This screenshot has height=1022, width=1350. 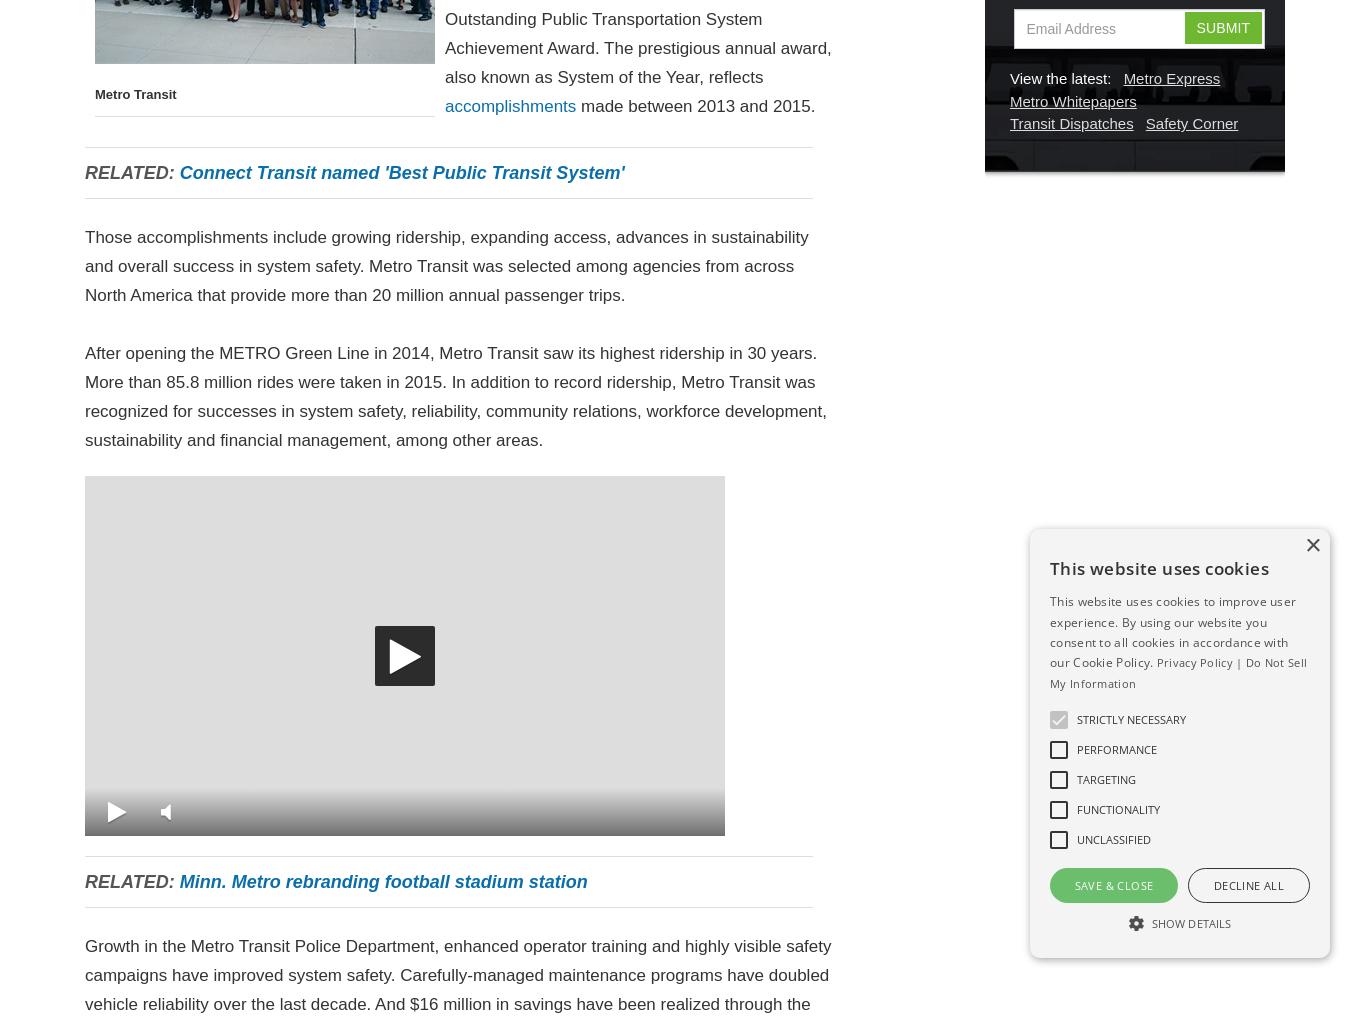 What do you see at coordinates (1221, 25) in the screenshot?
I see `'Submit'` at bounding box center [1221, 25].